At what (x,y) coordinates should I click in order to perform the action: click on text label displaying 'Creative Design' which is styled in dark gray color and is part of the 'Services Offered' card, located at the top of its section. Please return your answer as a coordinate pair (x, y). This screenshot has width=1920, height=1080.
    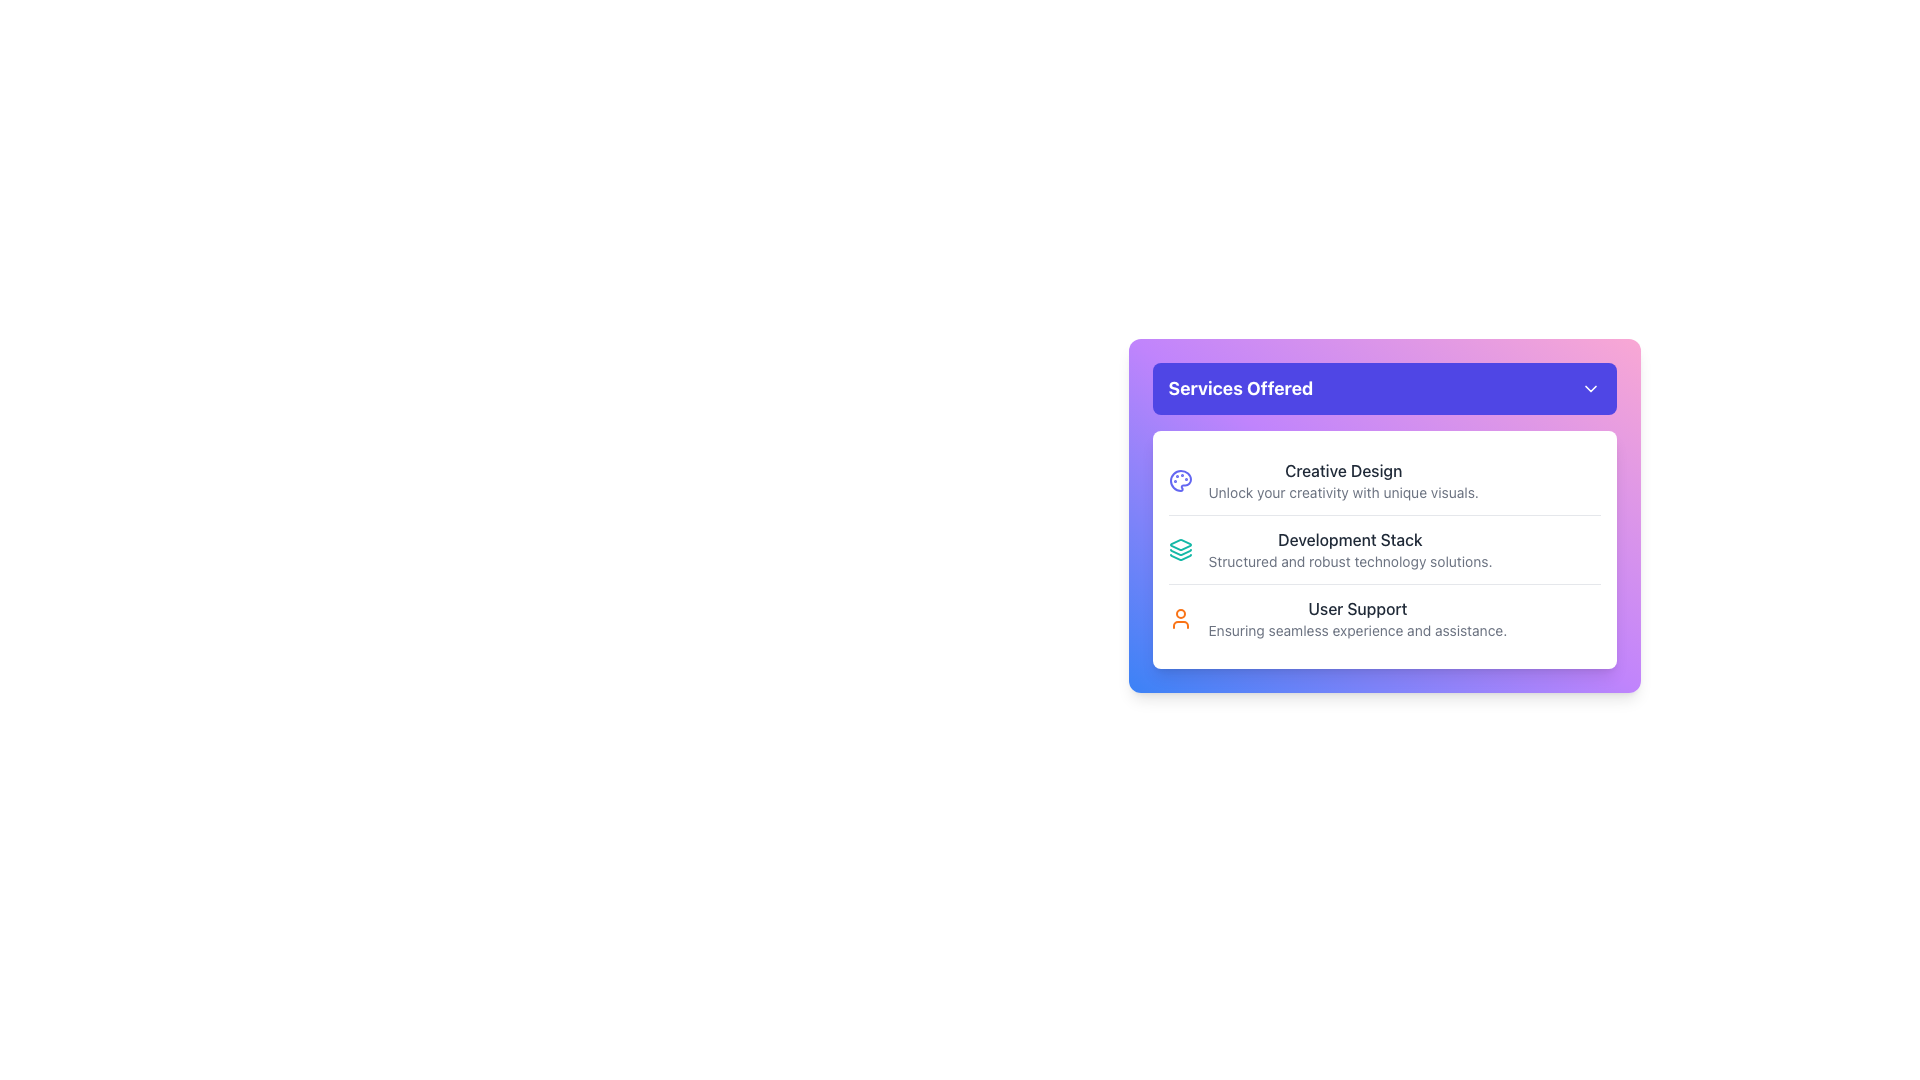
    Looking at the image, I should click on (1343, 470).